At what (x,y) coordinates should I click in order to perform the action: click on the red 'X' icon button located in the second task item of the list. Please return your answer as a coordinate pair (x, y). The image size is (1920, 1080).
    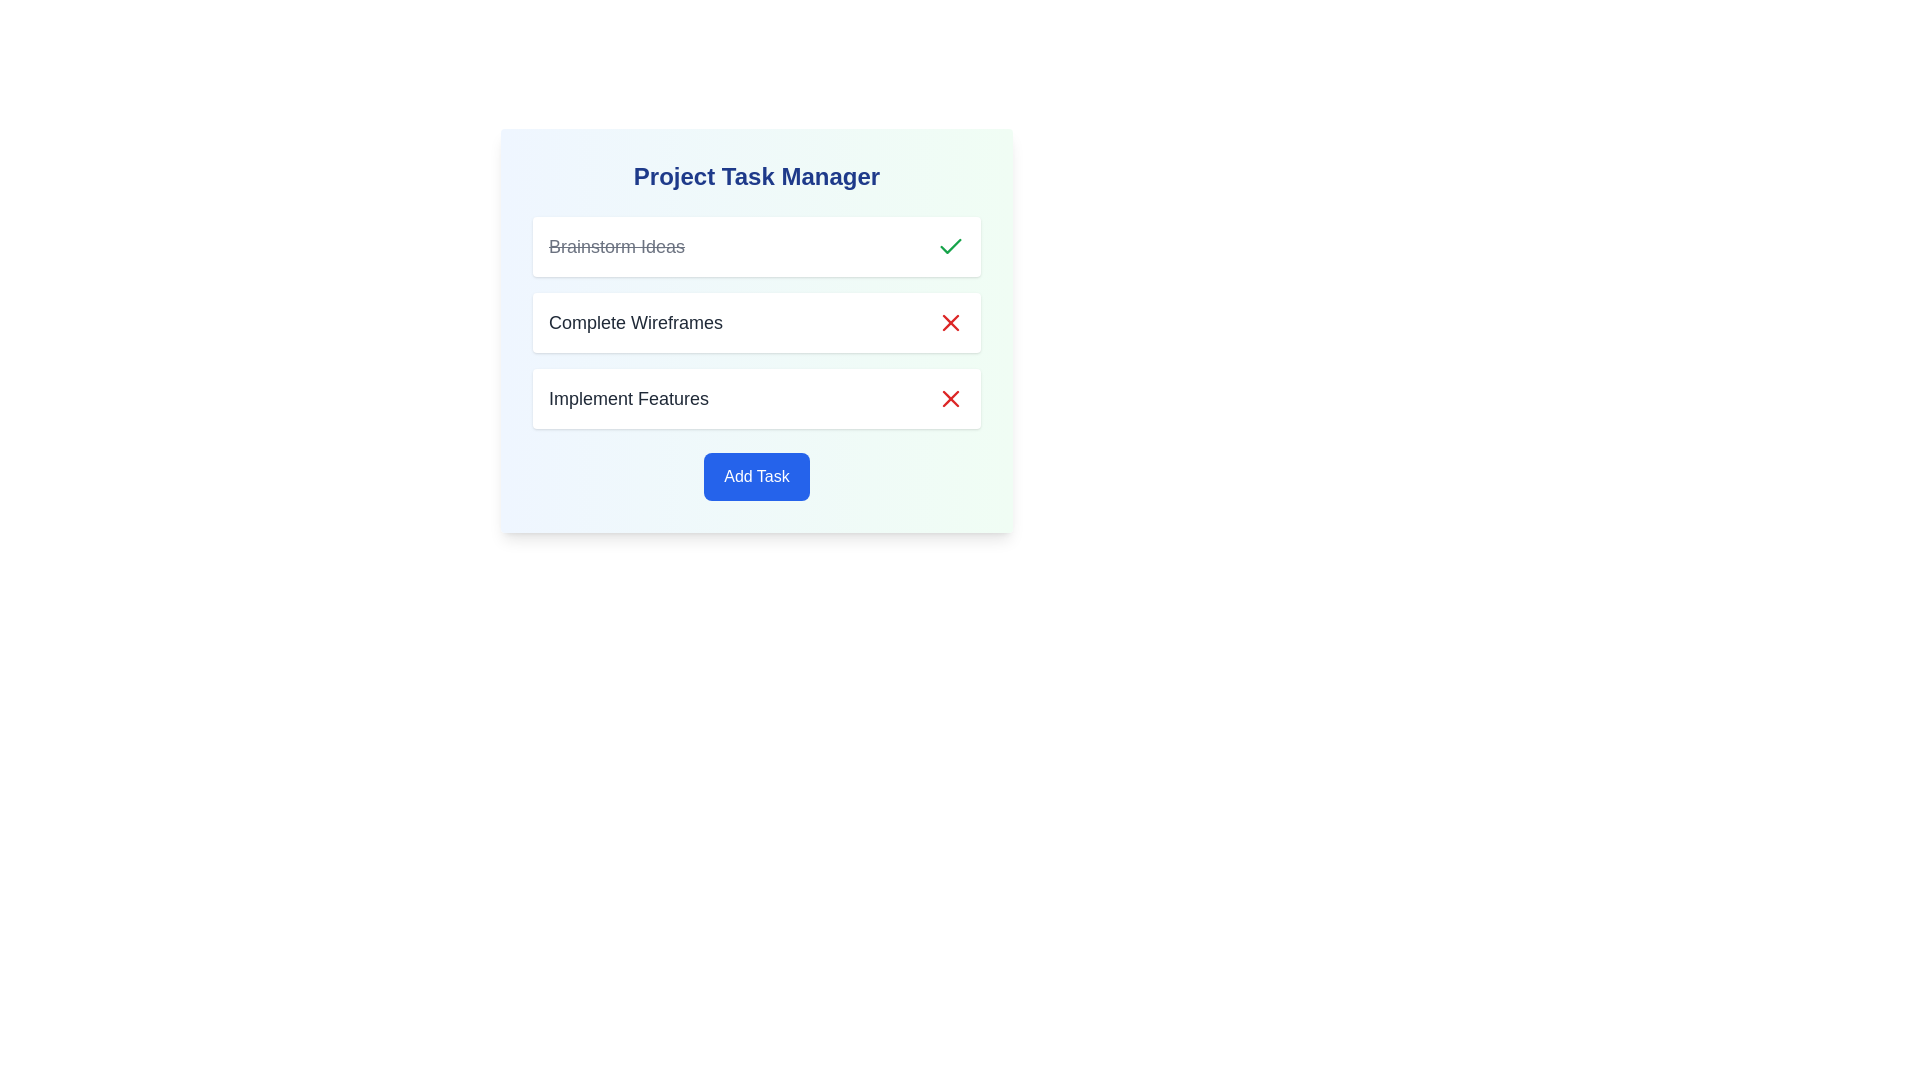
    Looking at the image, I should click on (949, 398).